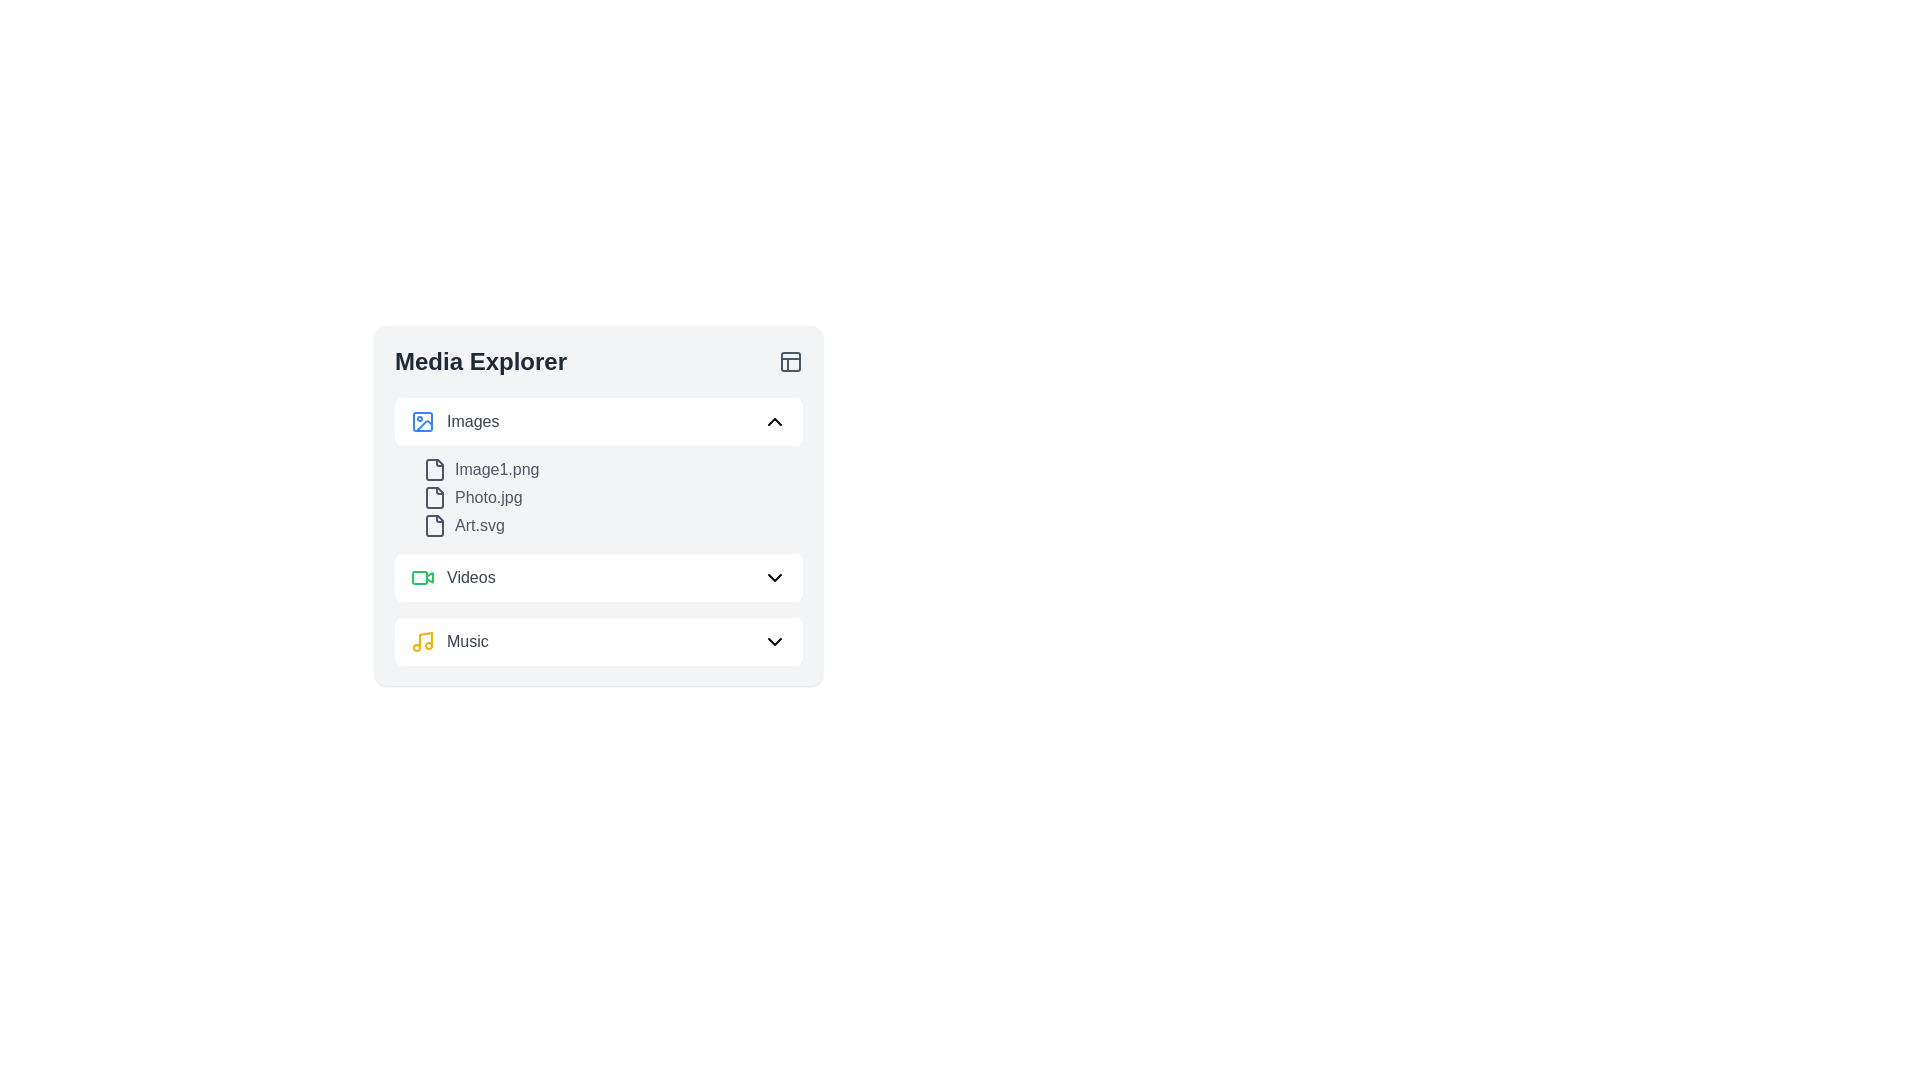 This screenshot has width=1920, height=1080. I want to click on the Music category vector icon in the Media Explorer panel, which is located at the lower portion next to the text 'Music', so click(421, 641).